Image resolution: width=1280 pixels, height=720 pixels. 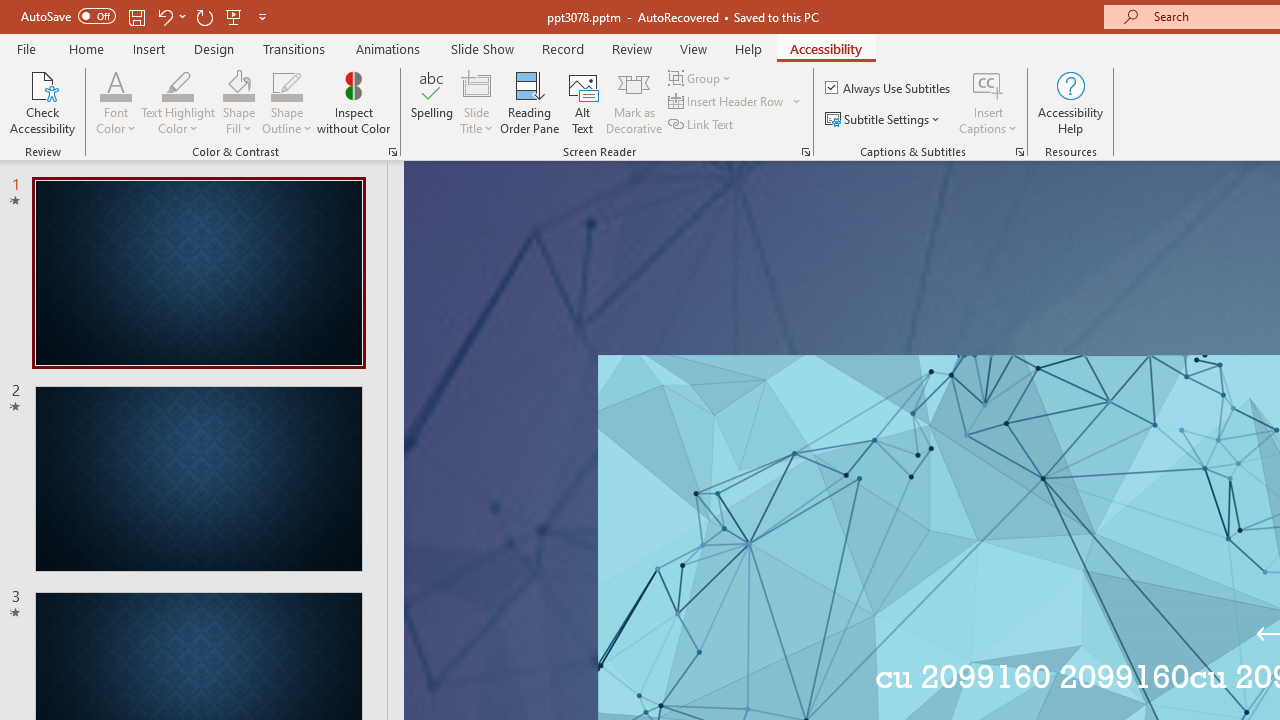 What do you see at coordinates (805, 150) in the screenshot?
I see `'Screen Reader'` at bounding box center [805, 150].